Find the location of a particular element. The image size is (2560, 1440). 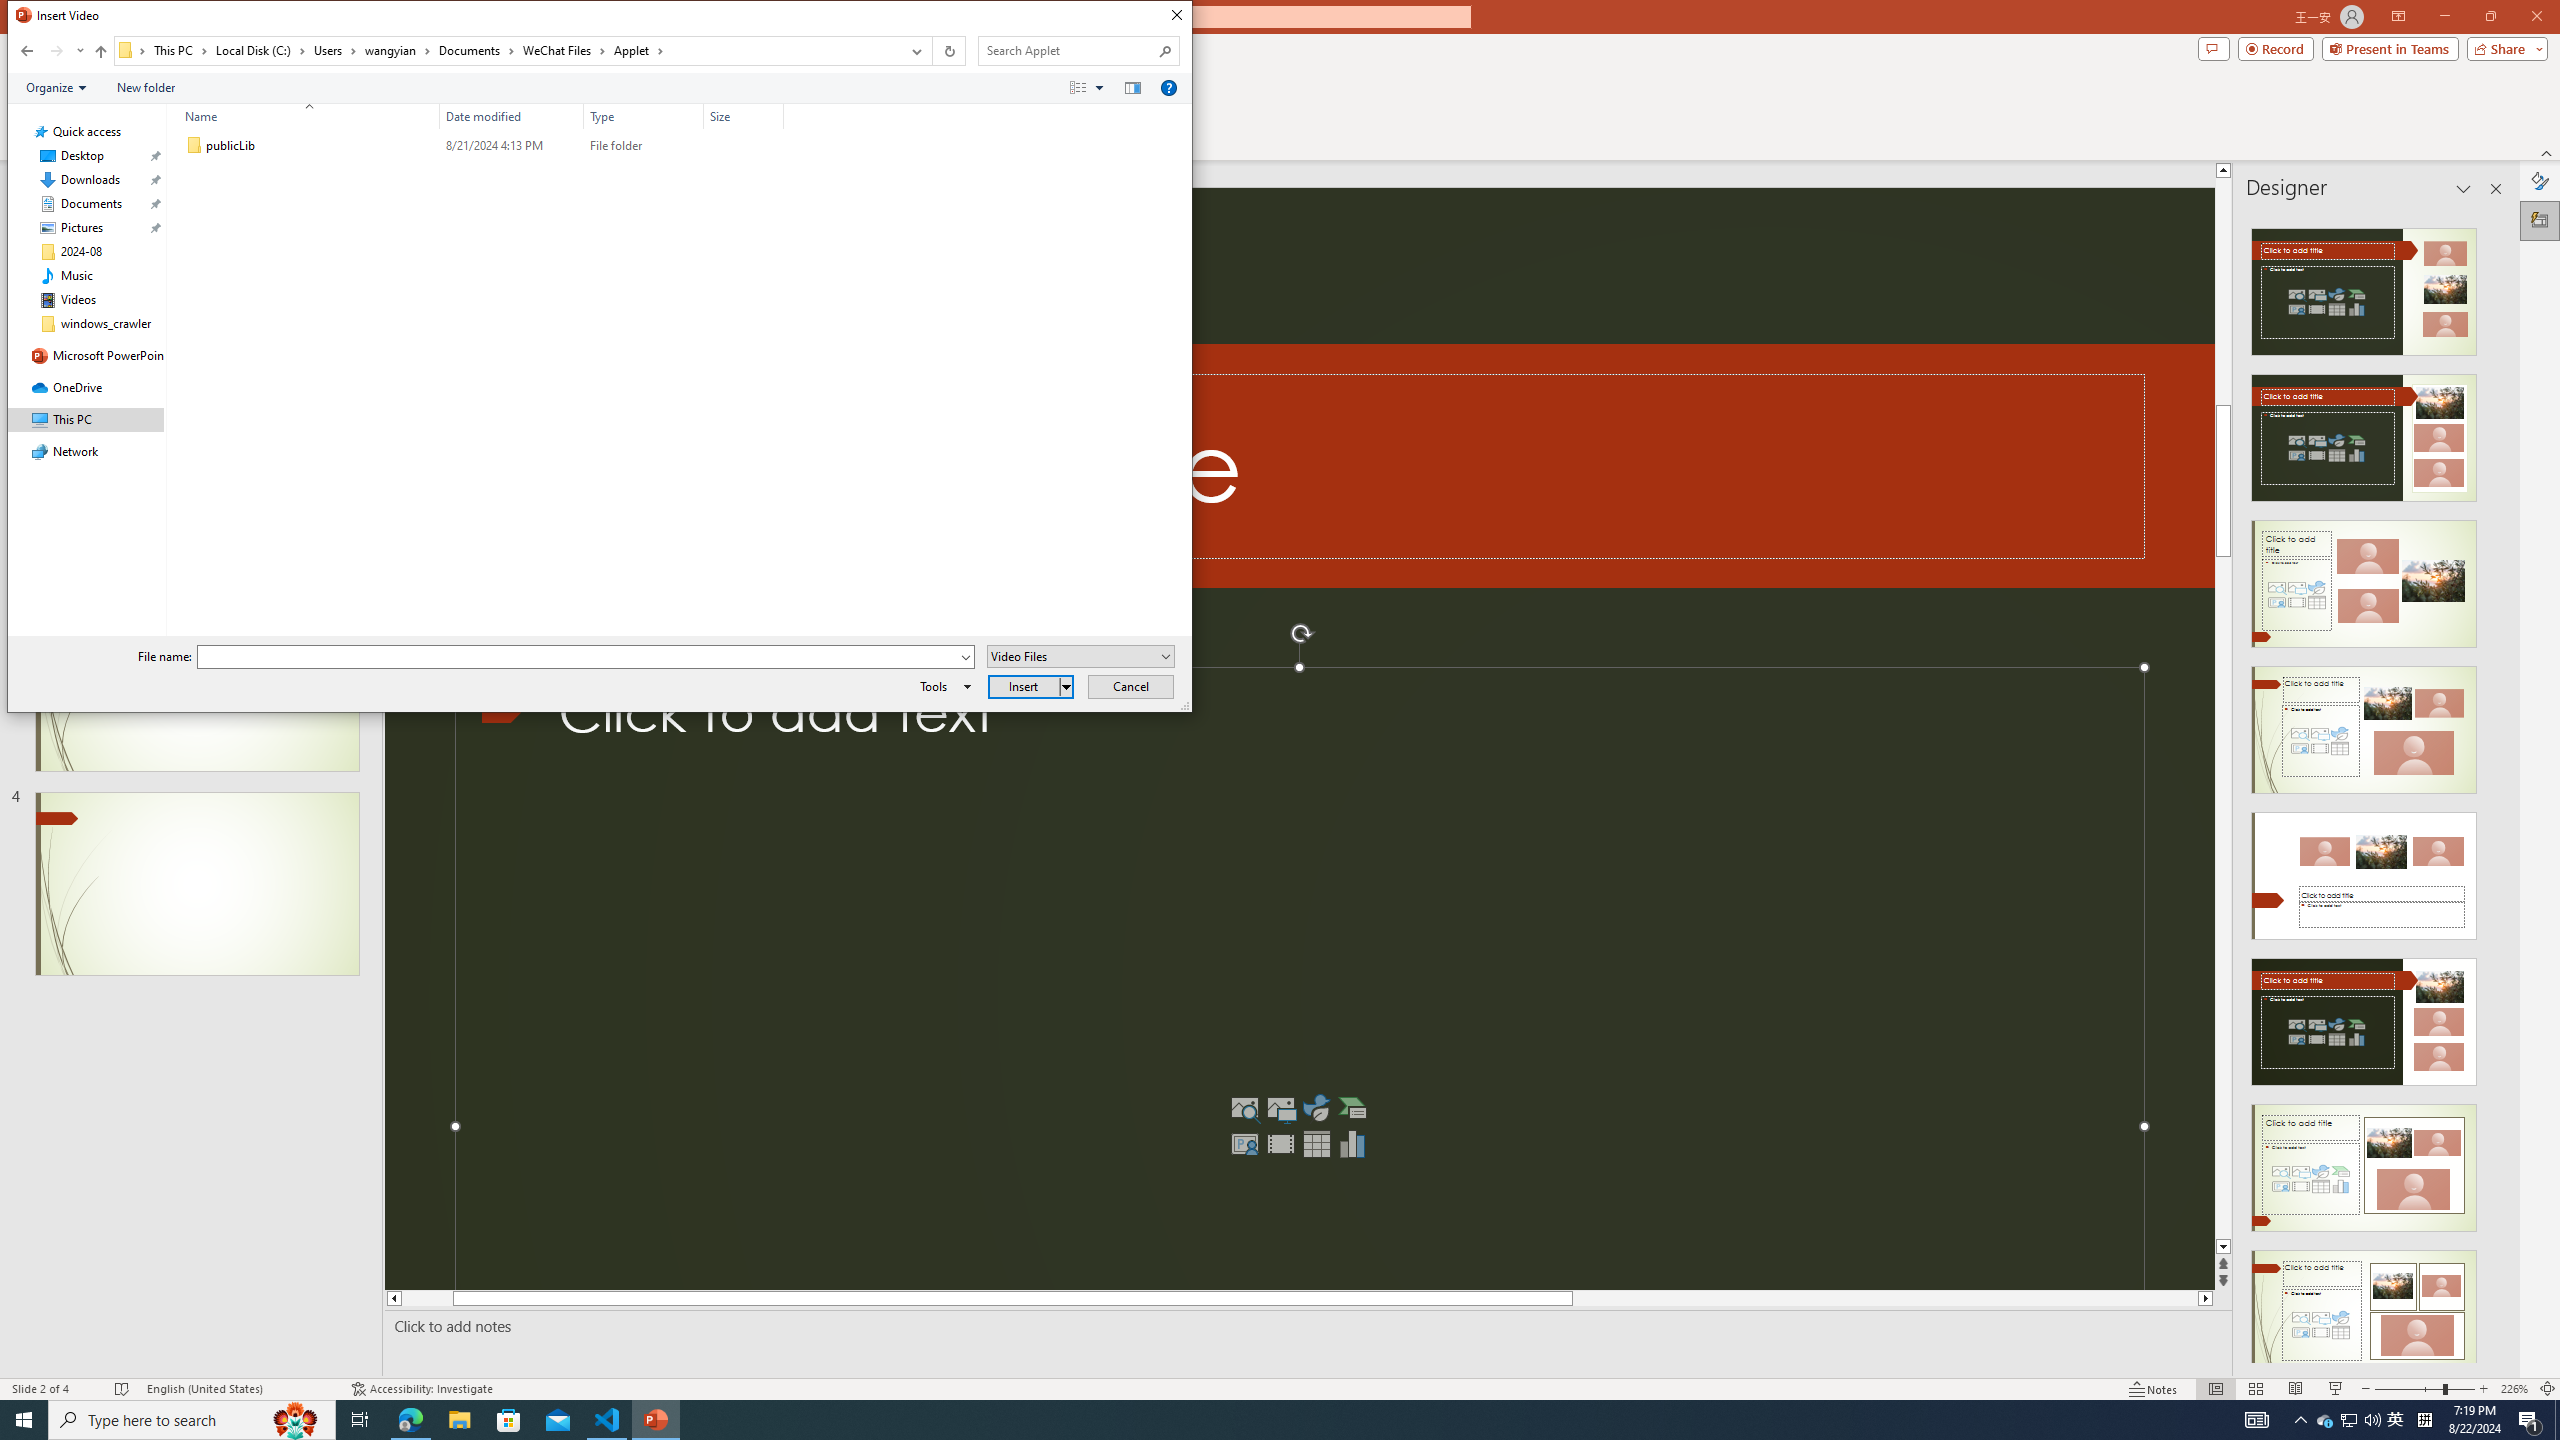

'Up band toolbar' is located at coordinates (101, 53).